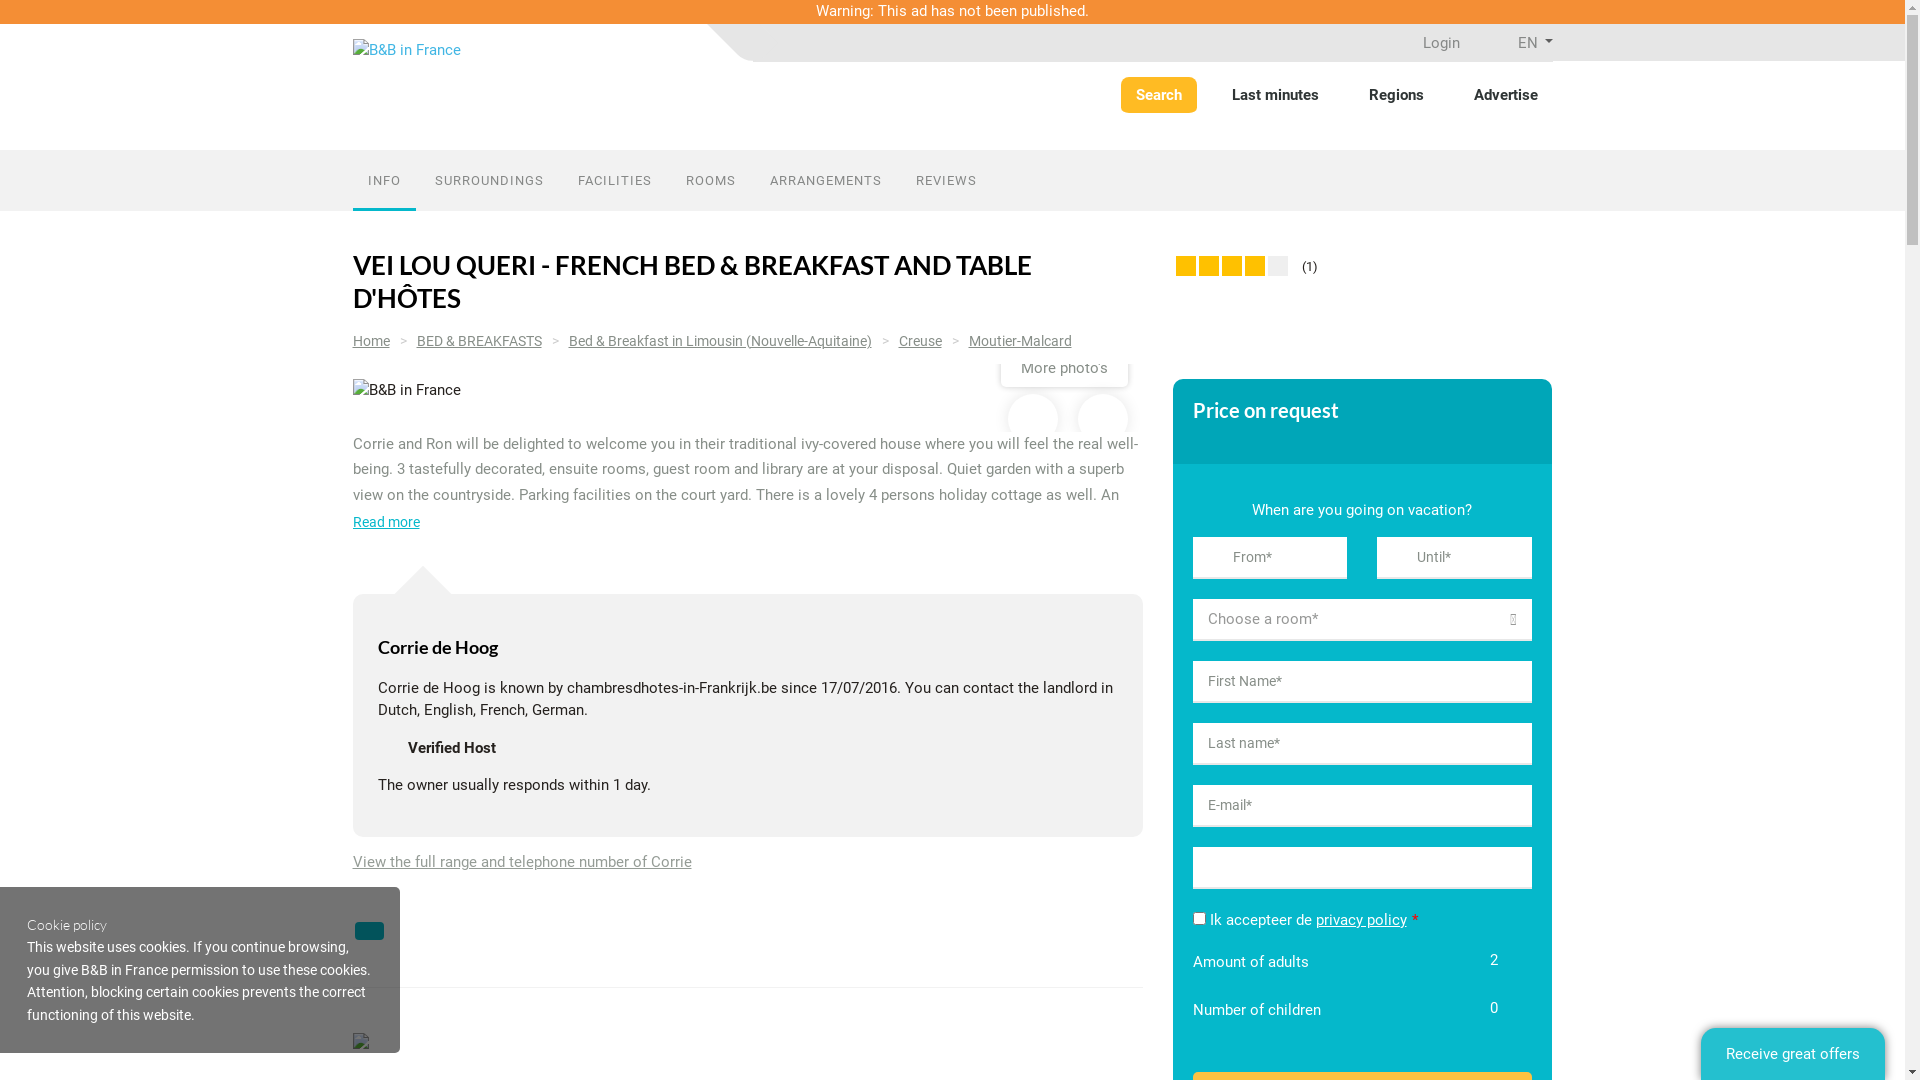 Image resolution: width=1920 pixels, height=1080 pixels. Describe the element at coordinates (1062, 368) in the screenshot. I see `'More photo's'` at that location.